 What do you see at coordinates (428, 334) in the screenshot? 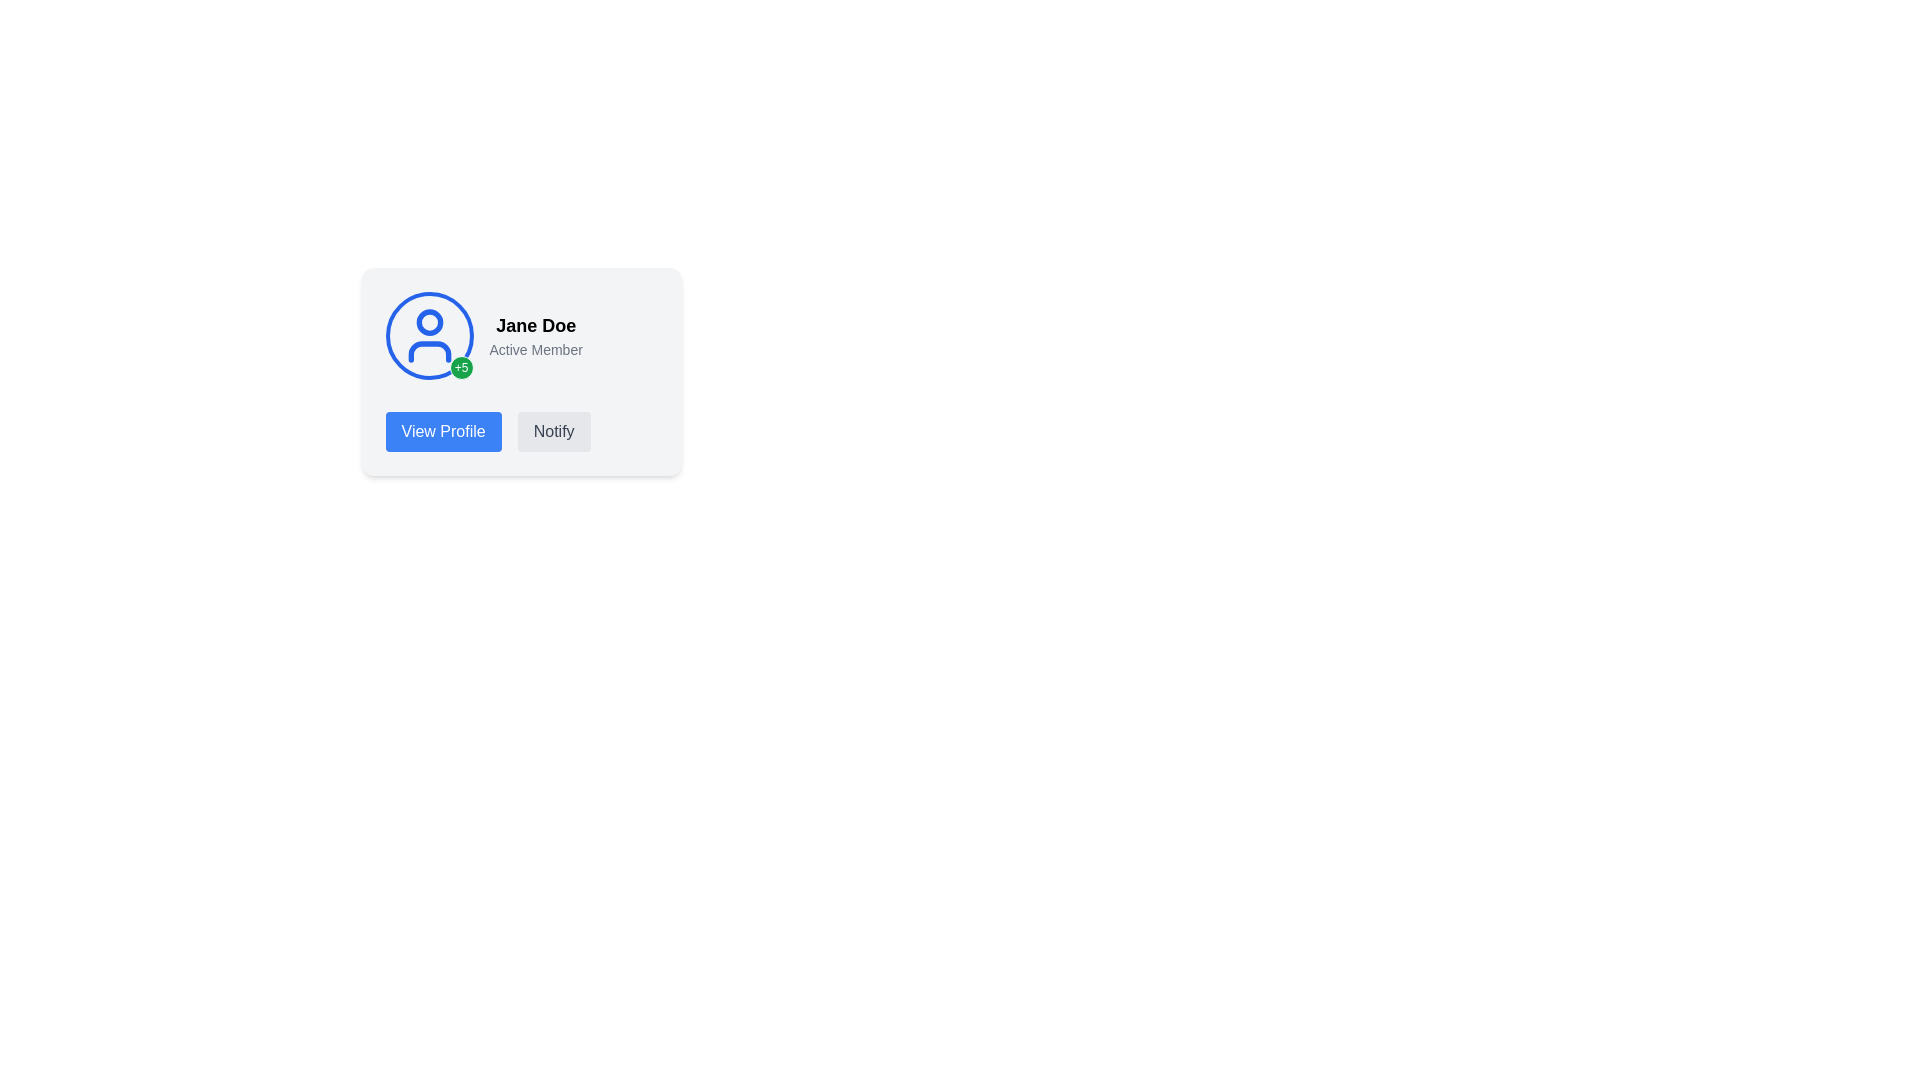
I see `the green circular badge displaying '+5' located at the bottom-right corner of the user profile icon for interaction` at bounding box center [428, 334].